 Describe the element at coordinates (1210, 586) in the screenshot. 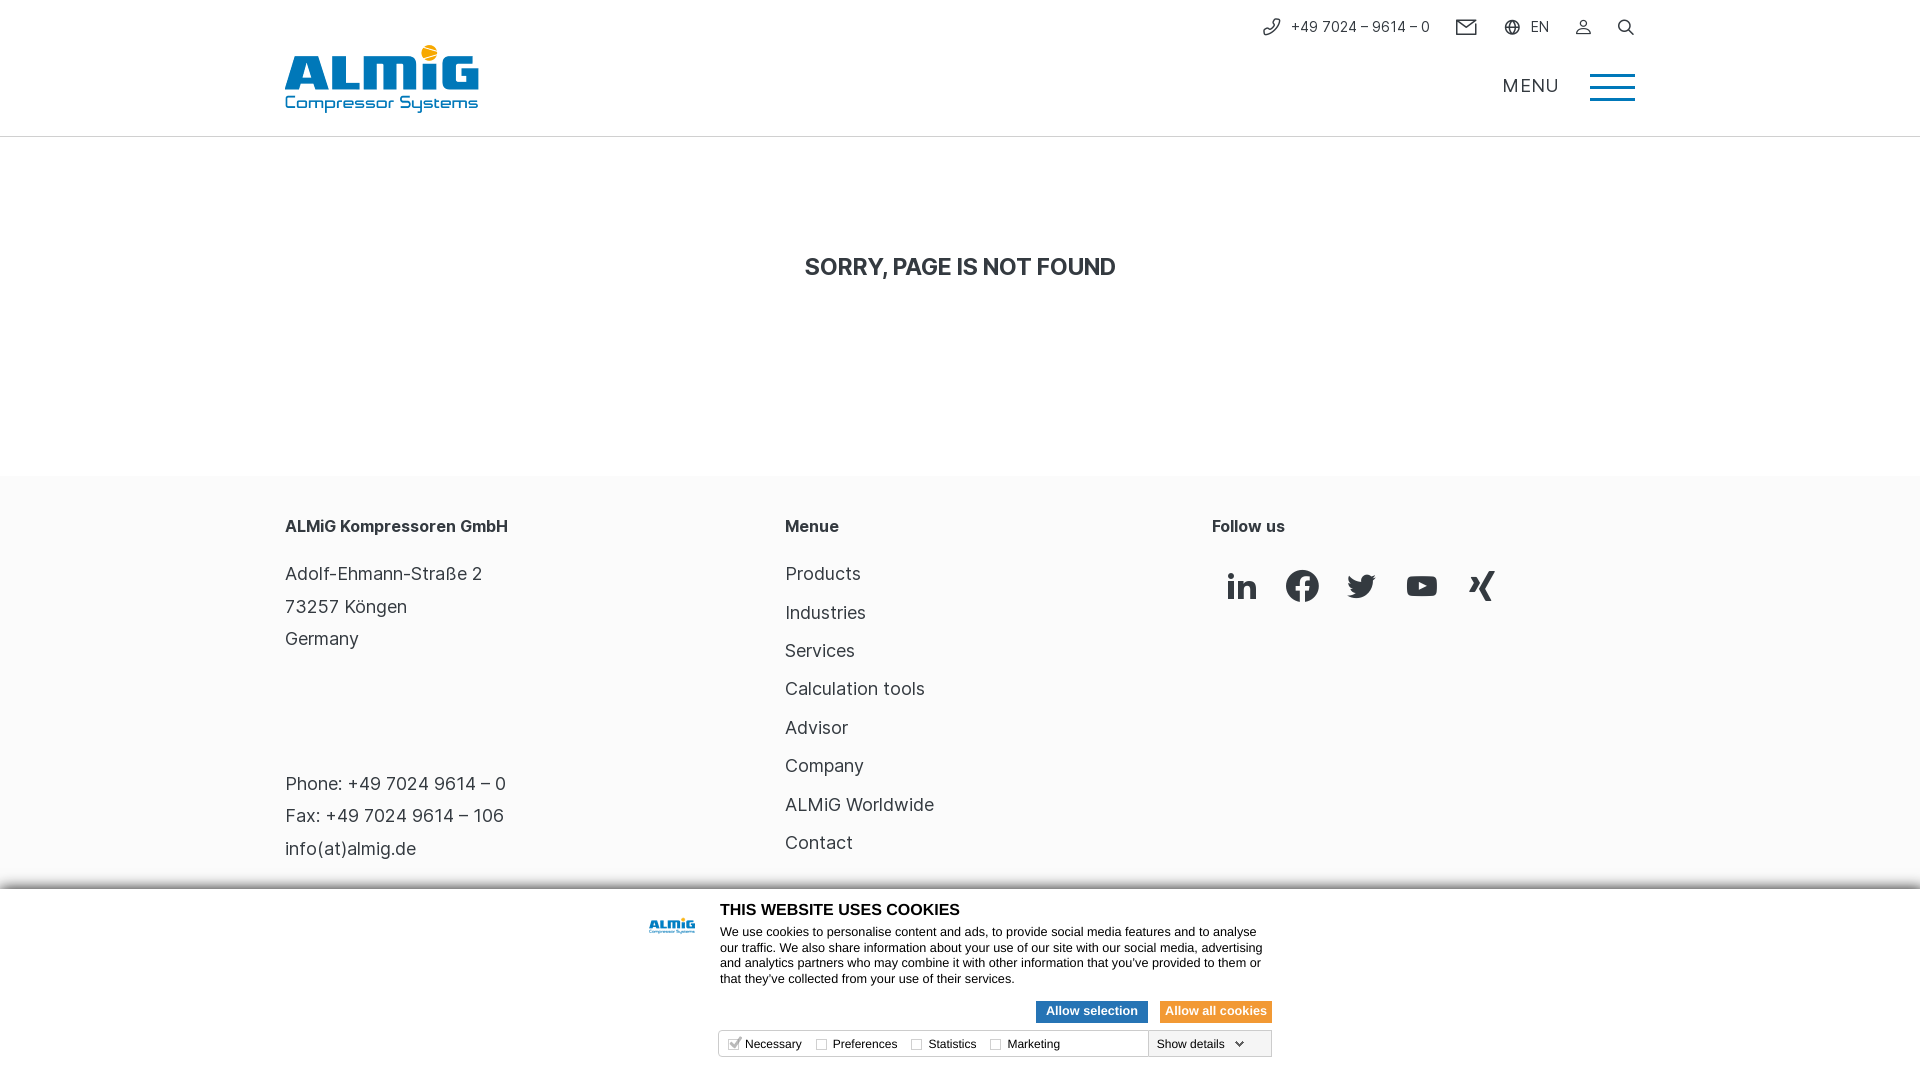

I see `'Linkedin'` at that location.